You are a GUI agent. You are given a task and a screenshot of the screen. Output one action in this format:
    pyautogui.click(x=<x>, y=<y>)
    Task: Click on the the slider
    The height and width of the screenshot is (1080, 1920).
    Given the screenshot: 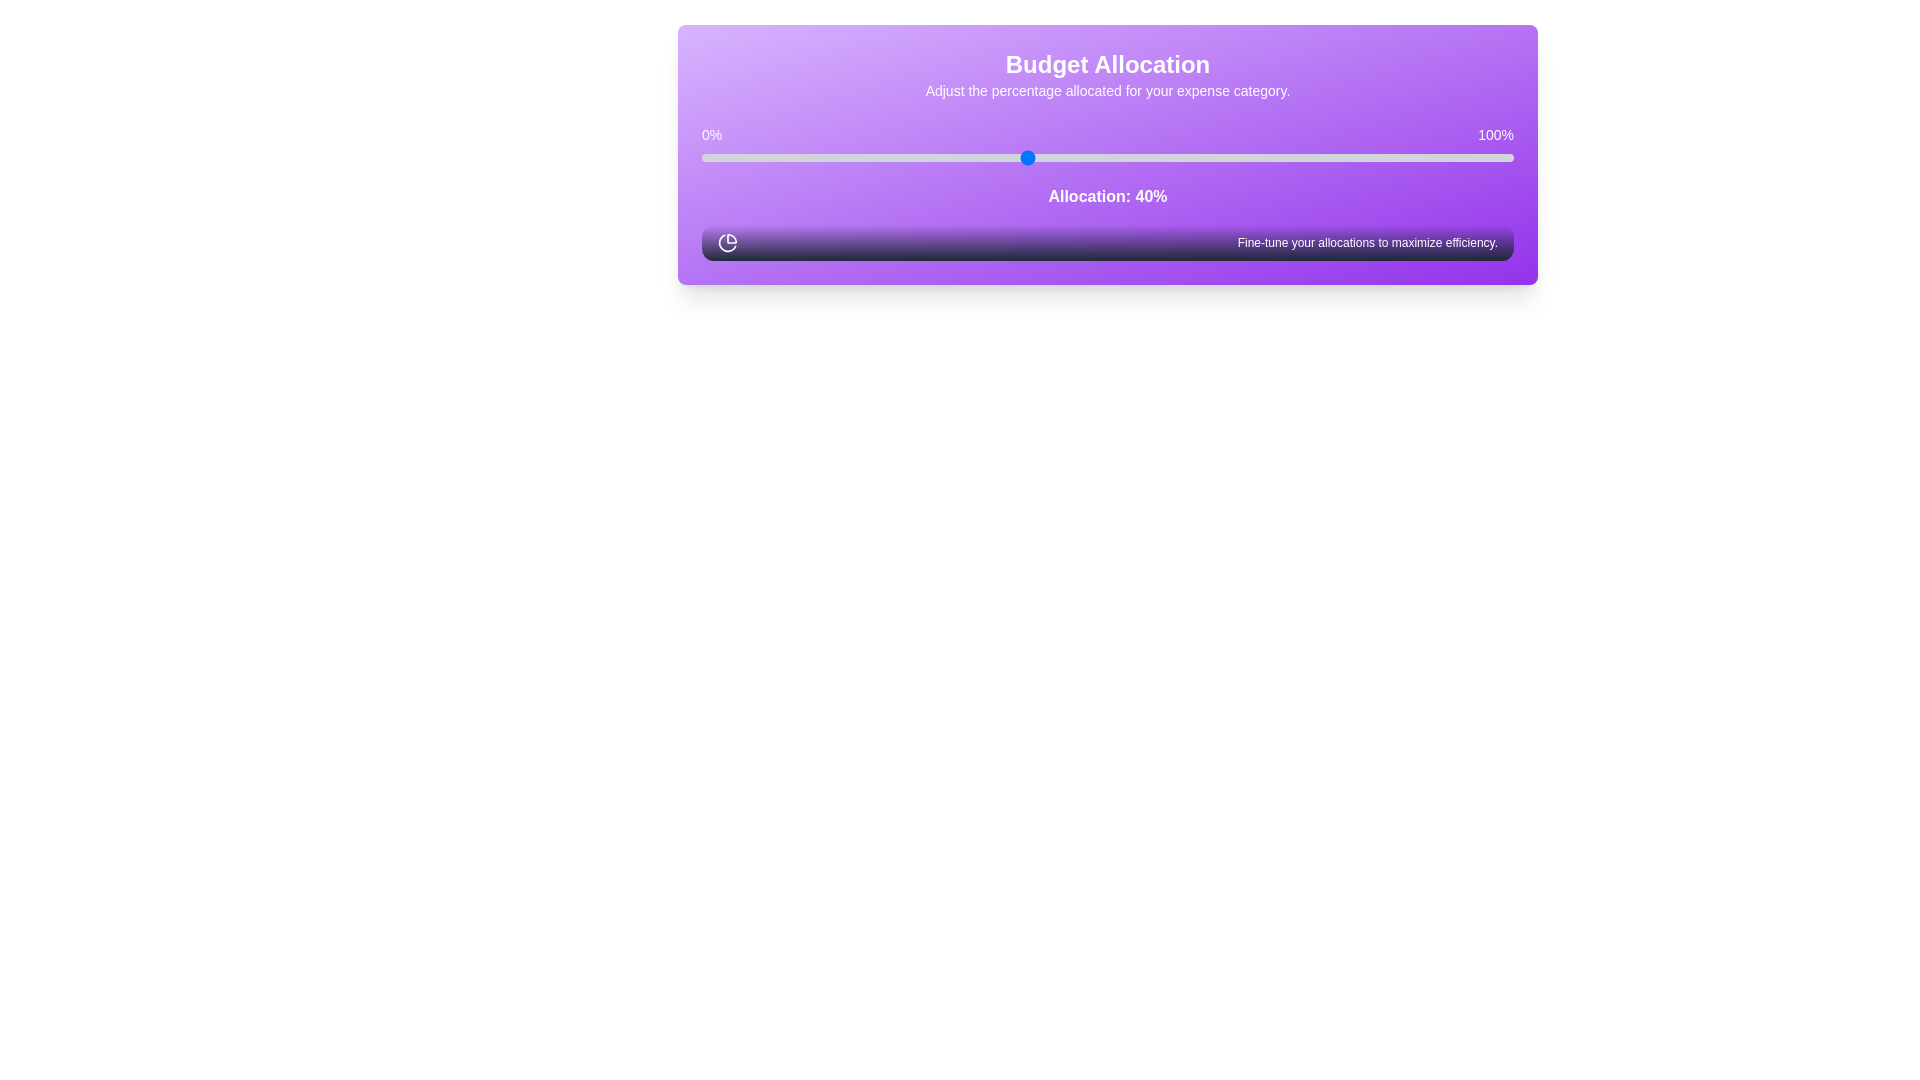 What is the action you would take?
    pyautogui.click(x=1335, y=157)
    